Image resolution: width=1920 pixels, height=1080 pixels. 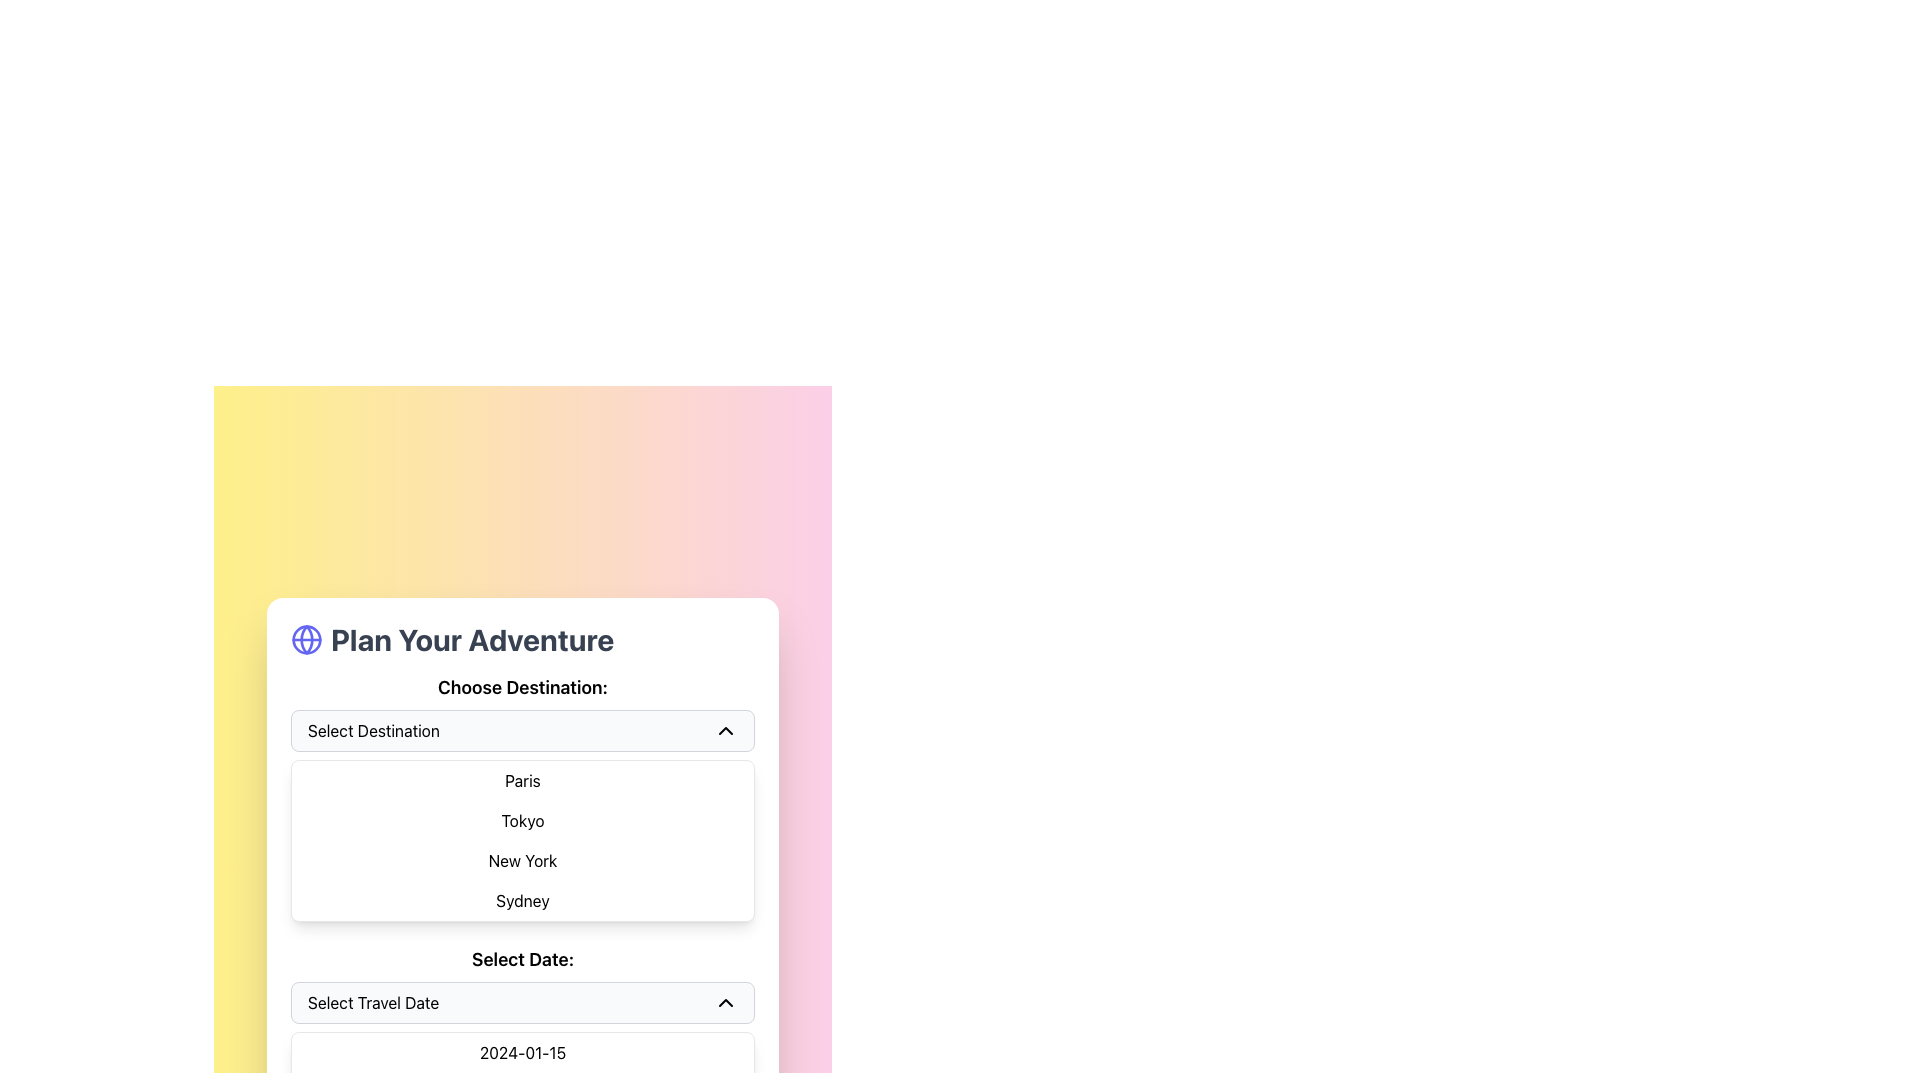 I want to click on the globe icon, which is styled in a minimalist design with thin, rounded strokes and rendered in a vibrant indigo color, located to the left of the text 'Plan Your Adventure', so click(x=306, y=640).